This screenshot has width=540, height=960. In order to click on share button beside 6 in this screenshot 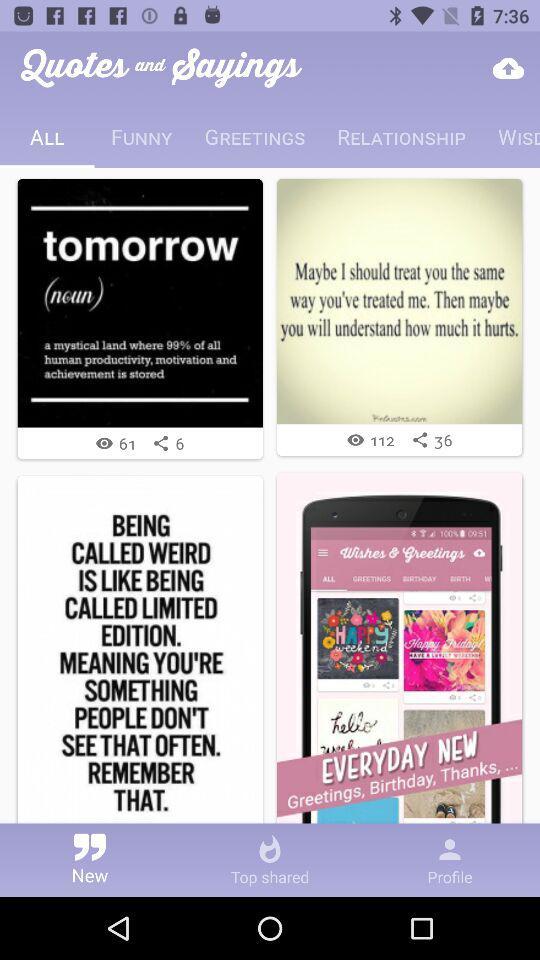, I will do `click(159, 443)`.